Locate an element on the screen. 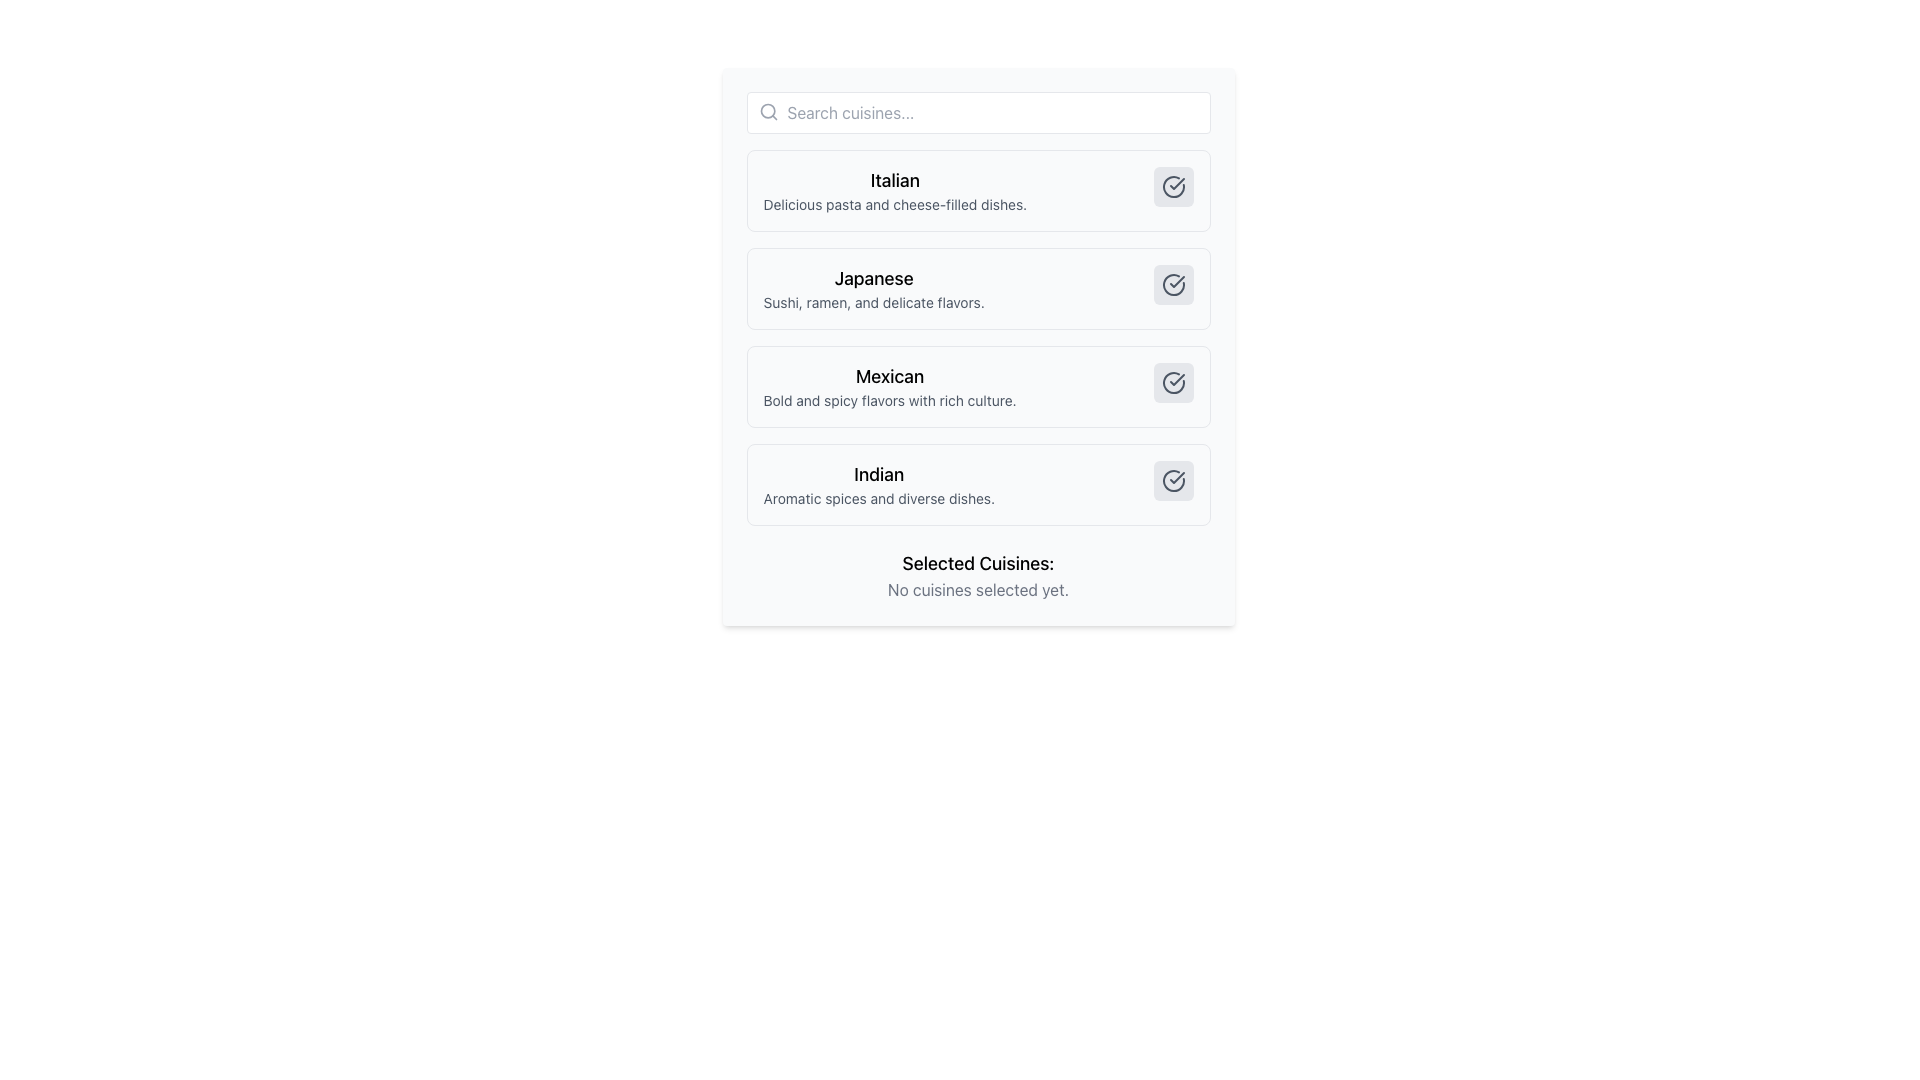 The image size is (1920, 1080). the circular button with a gray background and check mark icon located at the top-right corner of the 'Japanese' list item is located at coordinates (1173, 285).